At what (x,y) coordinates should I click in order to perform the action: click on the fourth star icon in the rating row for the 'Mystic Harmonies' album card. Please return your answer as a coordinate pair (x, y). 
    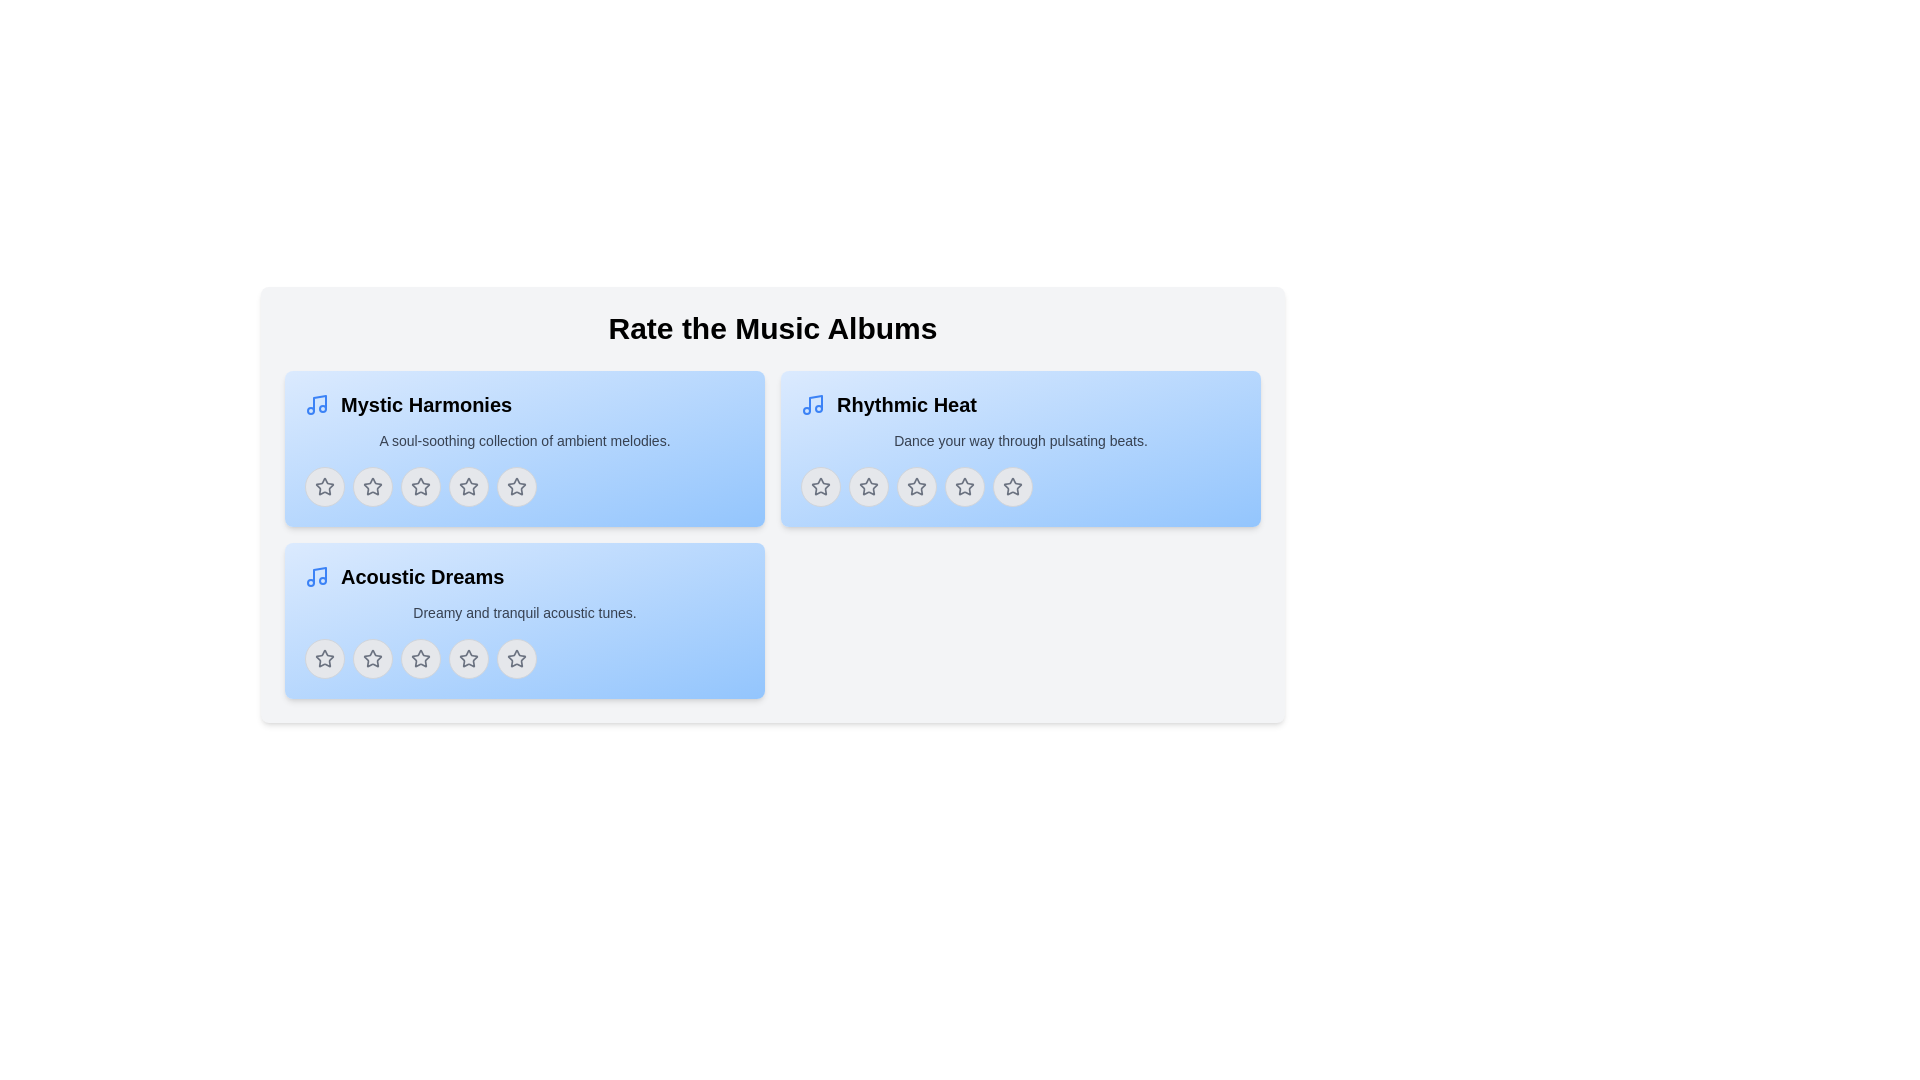
    Looking at the image, I should click on (468, 486).